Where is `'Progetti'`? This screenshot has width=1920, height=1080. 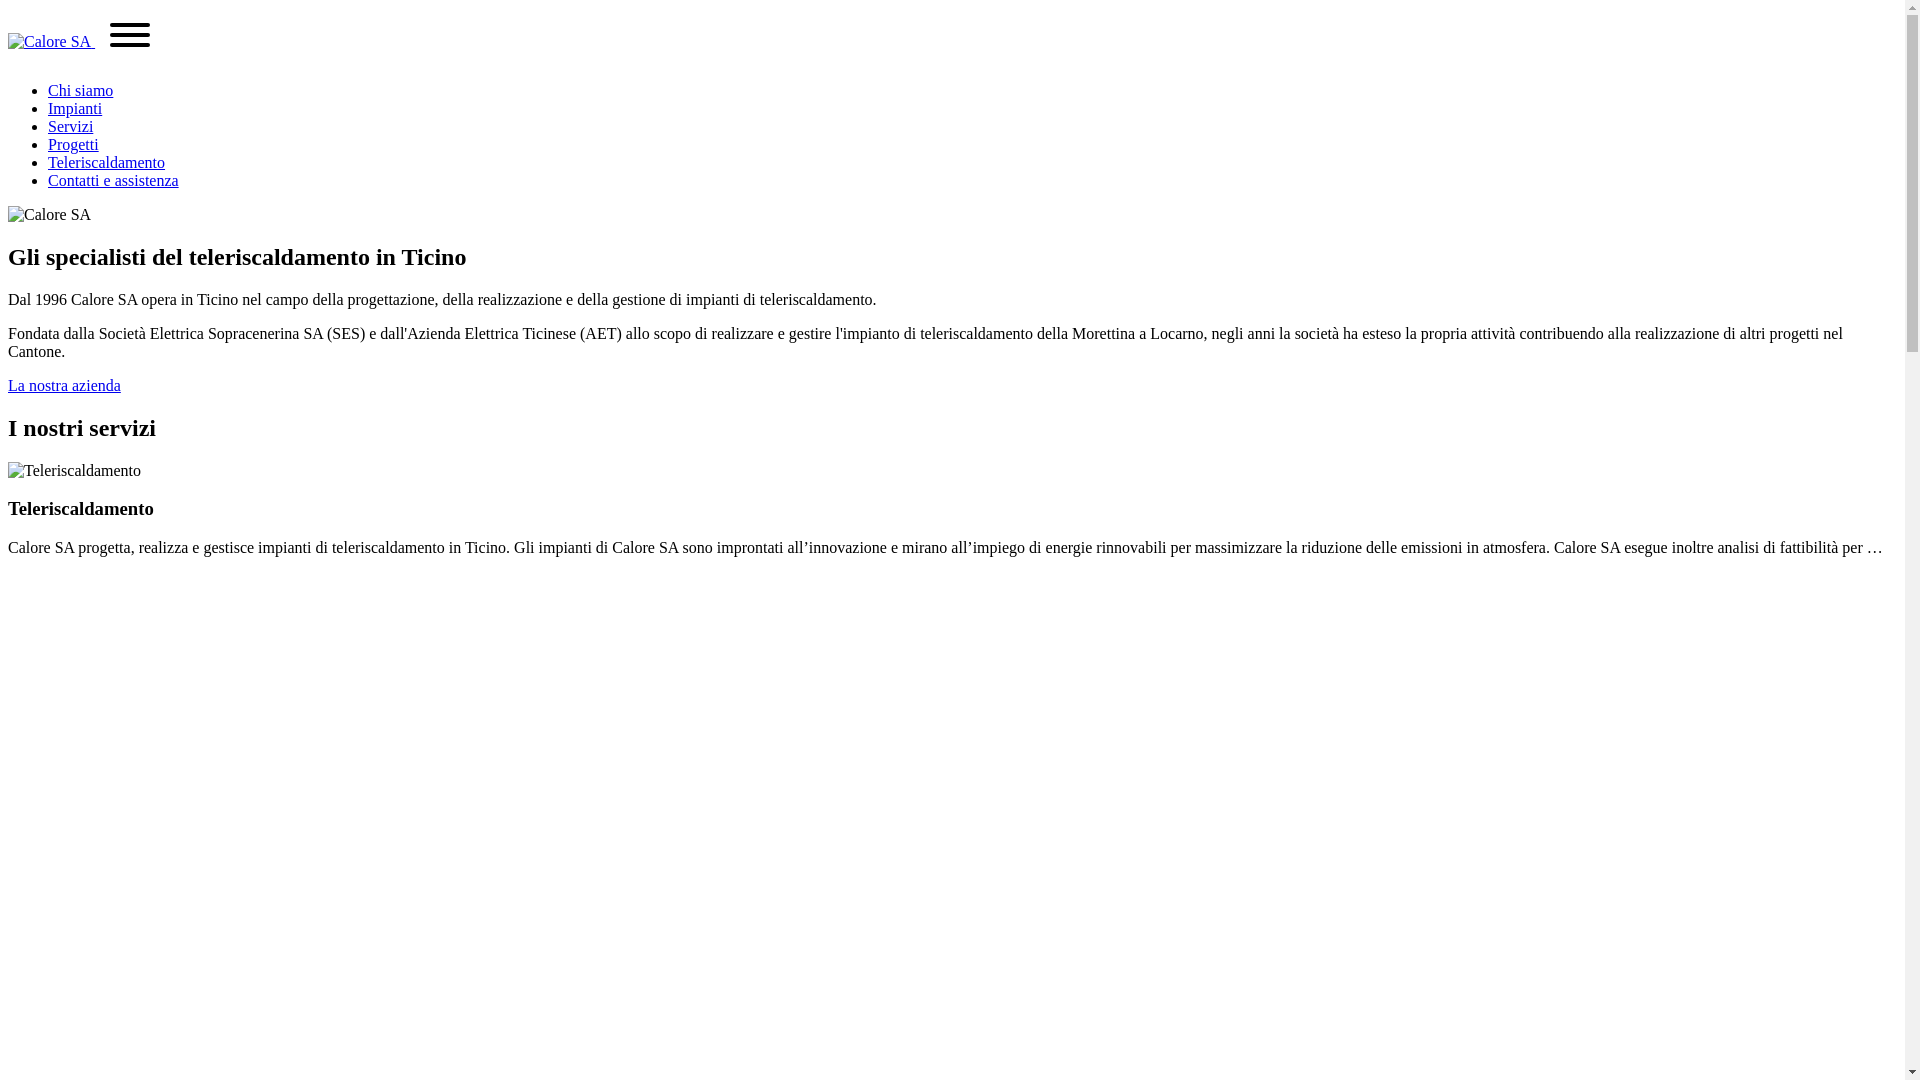
'Progetti' is located at coordinates (73, 143).